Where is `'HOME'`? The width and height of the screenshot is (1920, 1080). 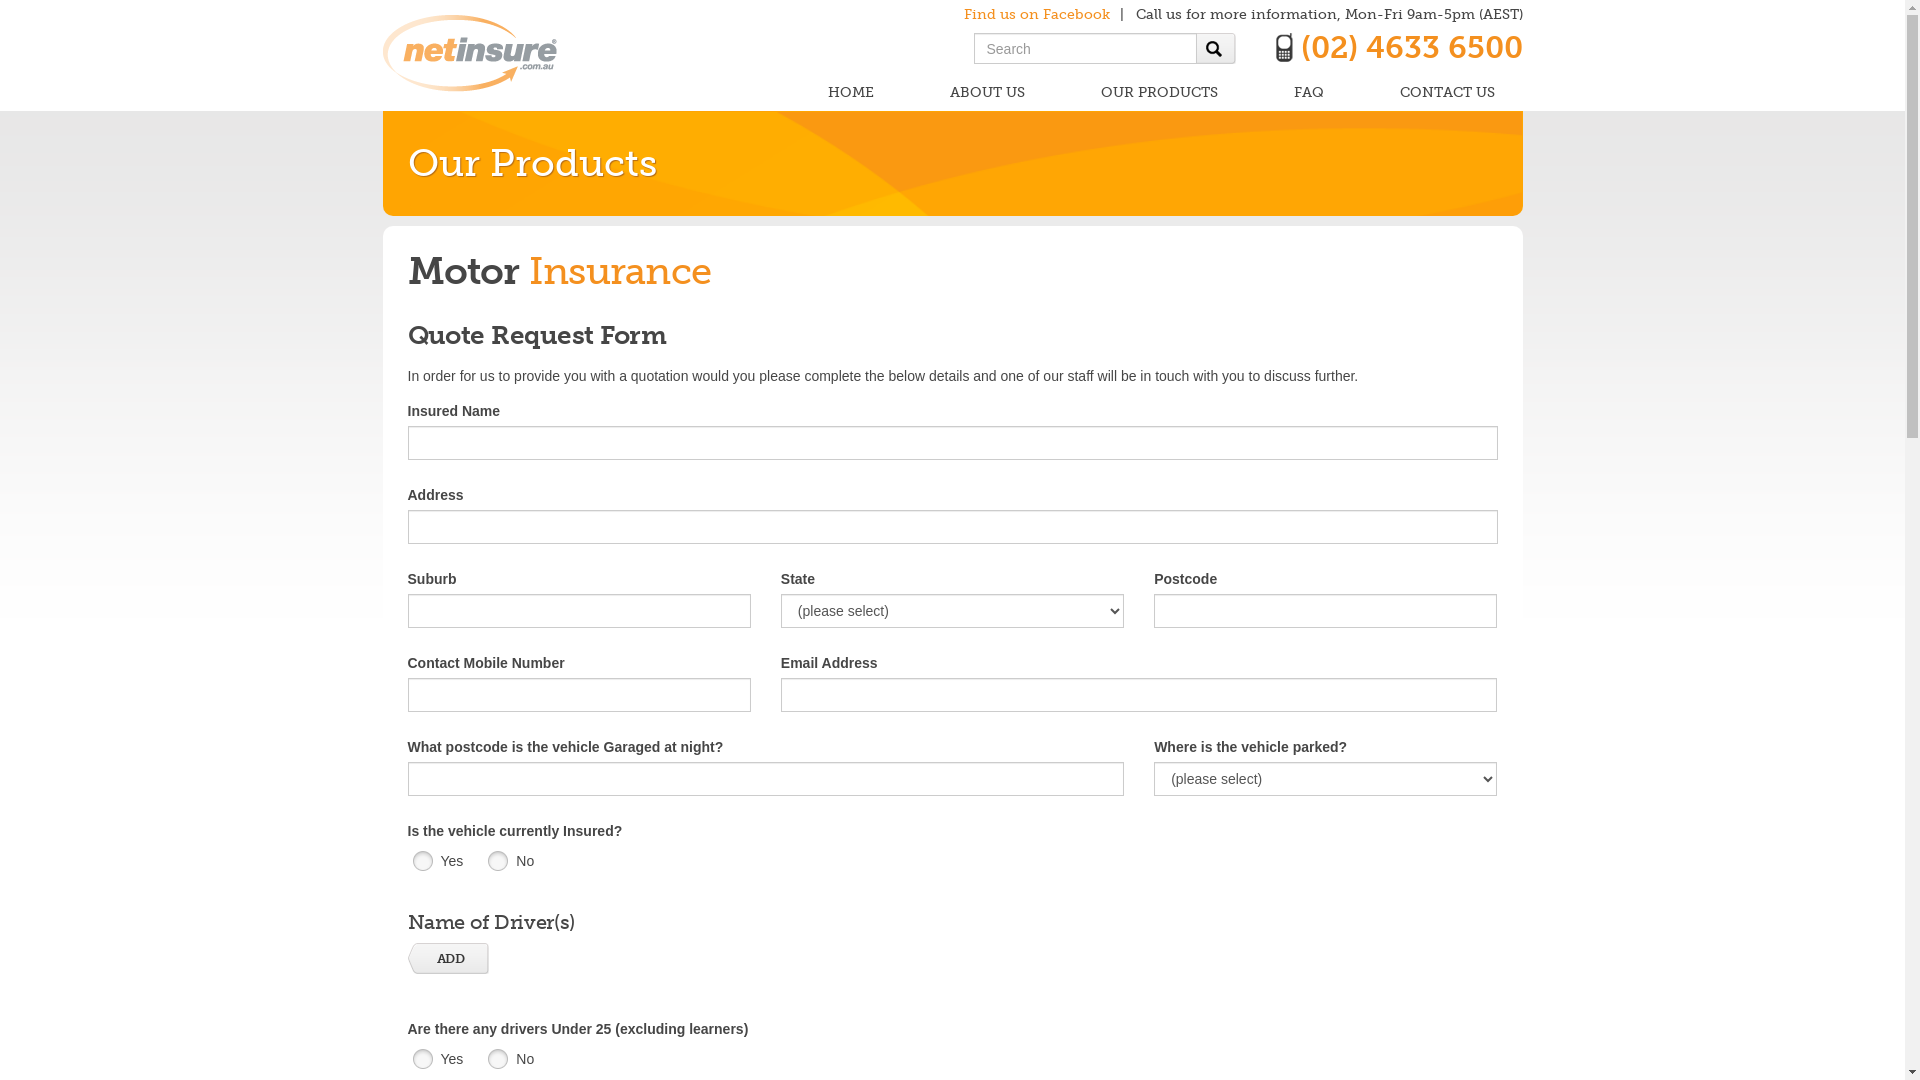
'HOME' is located at coordinates (800, 92).